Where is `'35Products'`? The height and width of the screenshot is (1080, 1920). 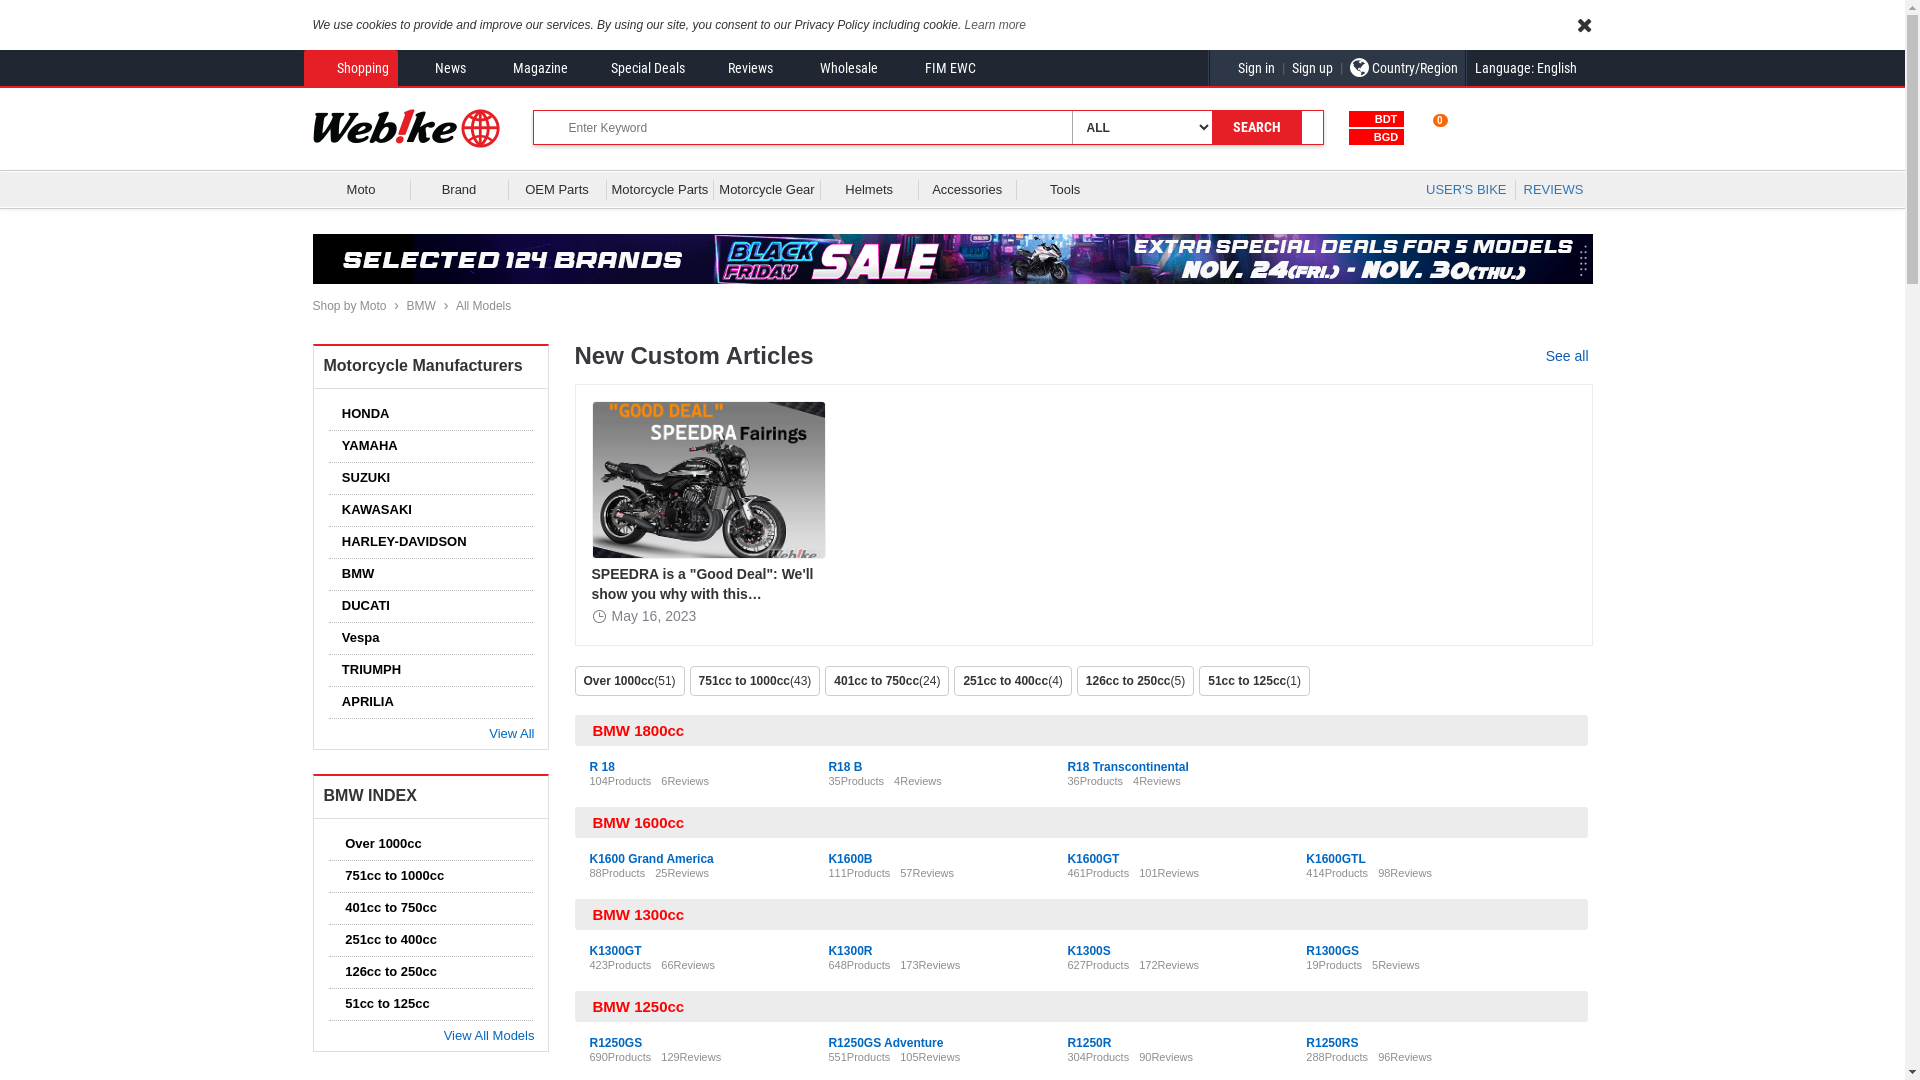 '35Products' is located at coordinates (855, 779).